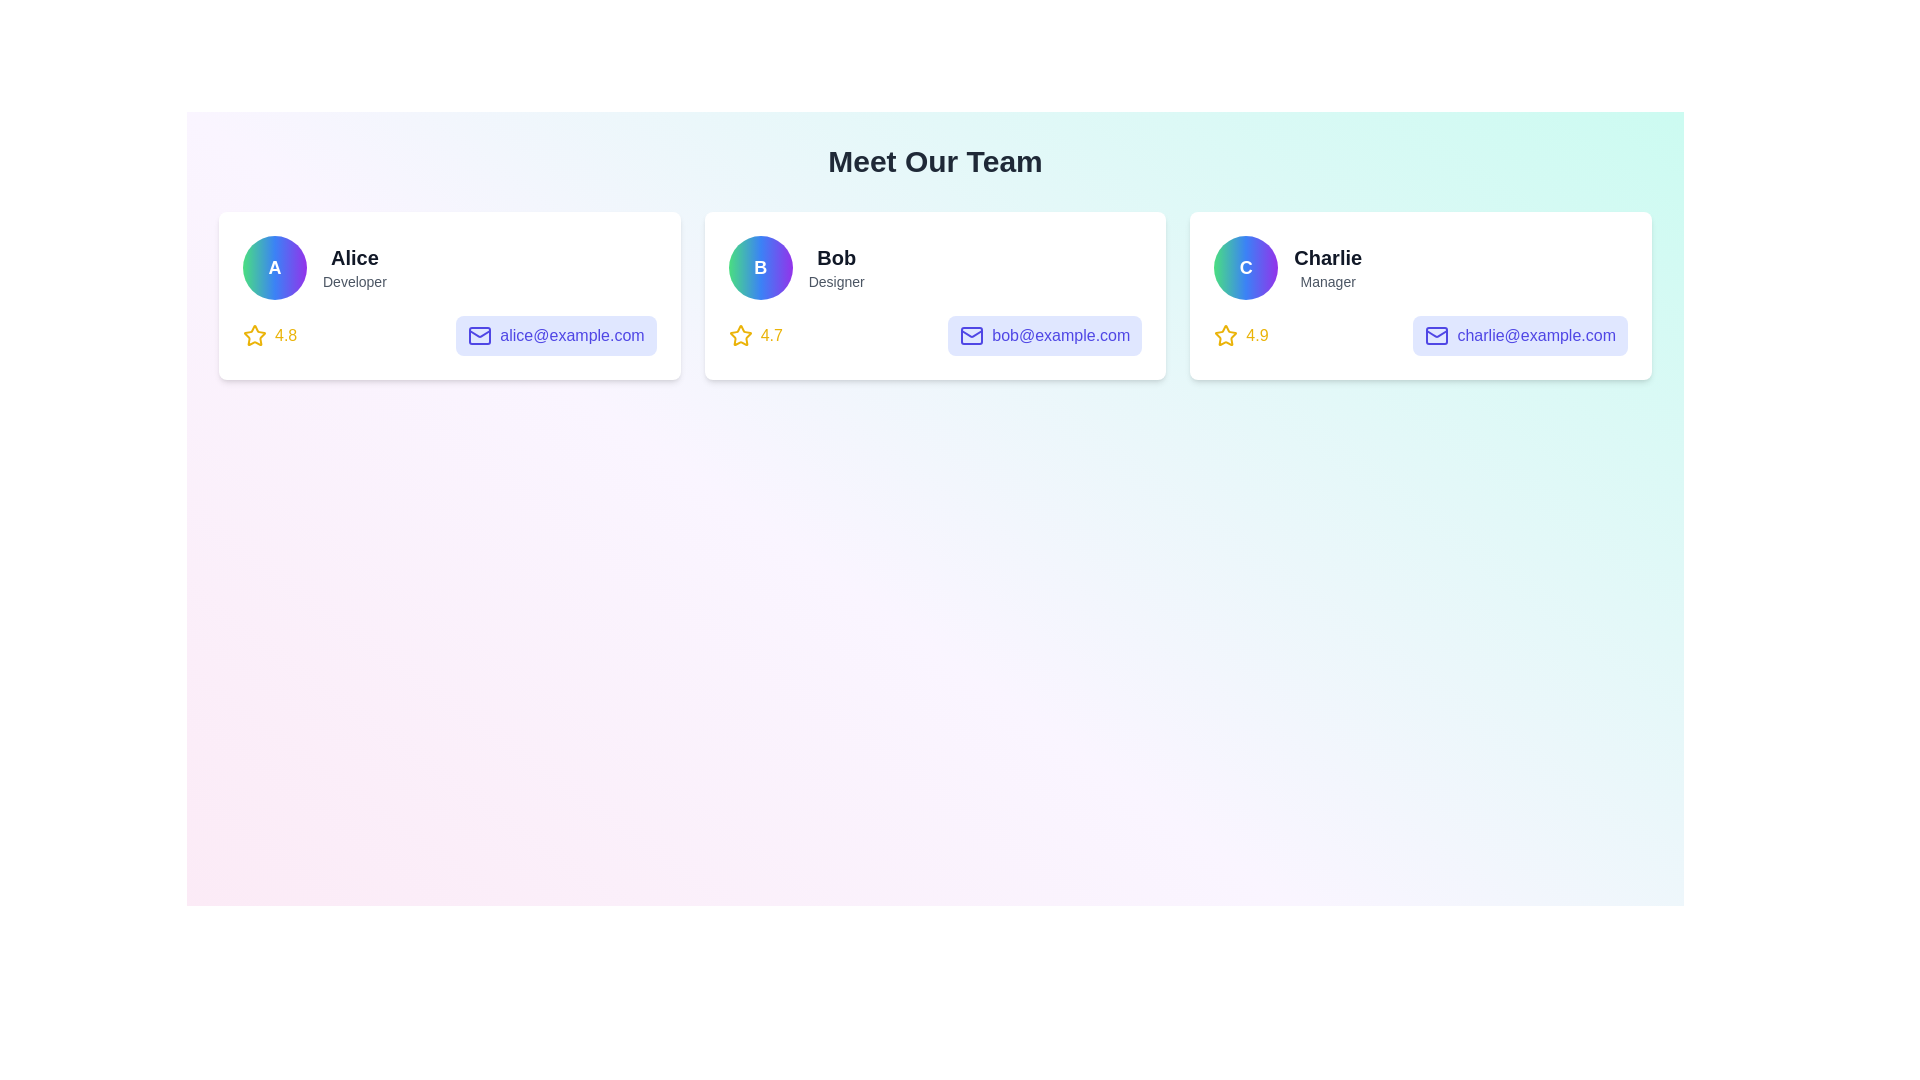 Image resolution: width=1920 pixels, height=1080 pixels. Describe the element at coordinates (739, 334) in the screenshot. I see `the rating star icon located in the top-left corner of Bob's card to interact with the associated rating features` at that location.